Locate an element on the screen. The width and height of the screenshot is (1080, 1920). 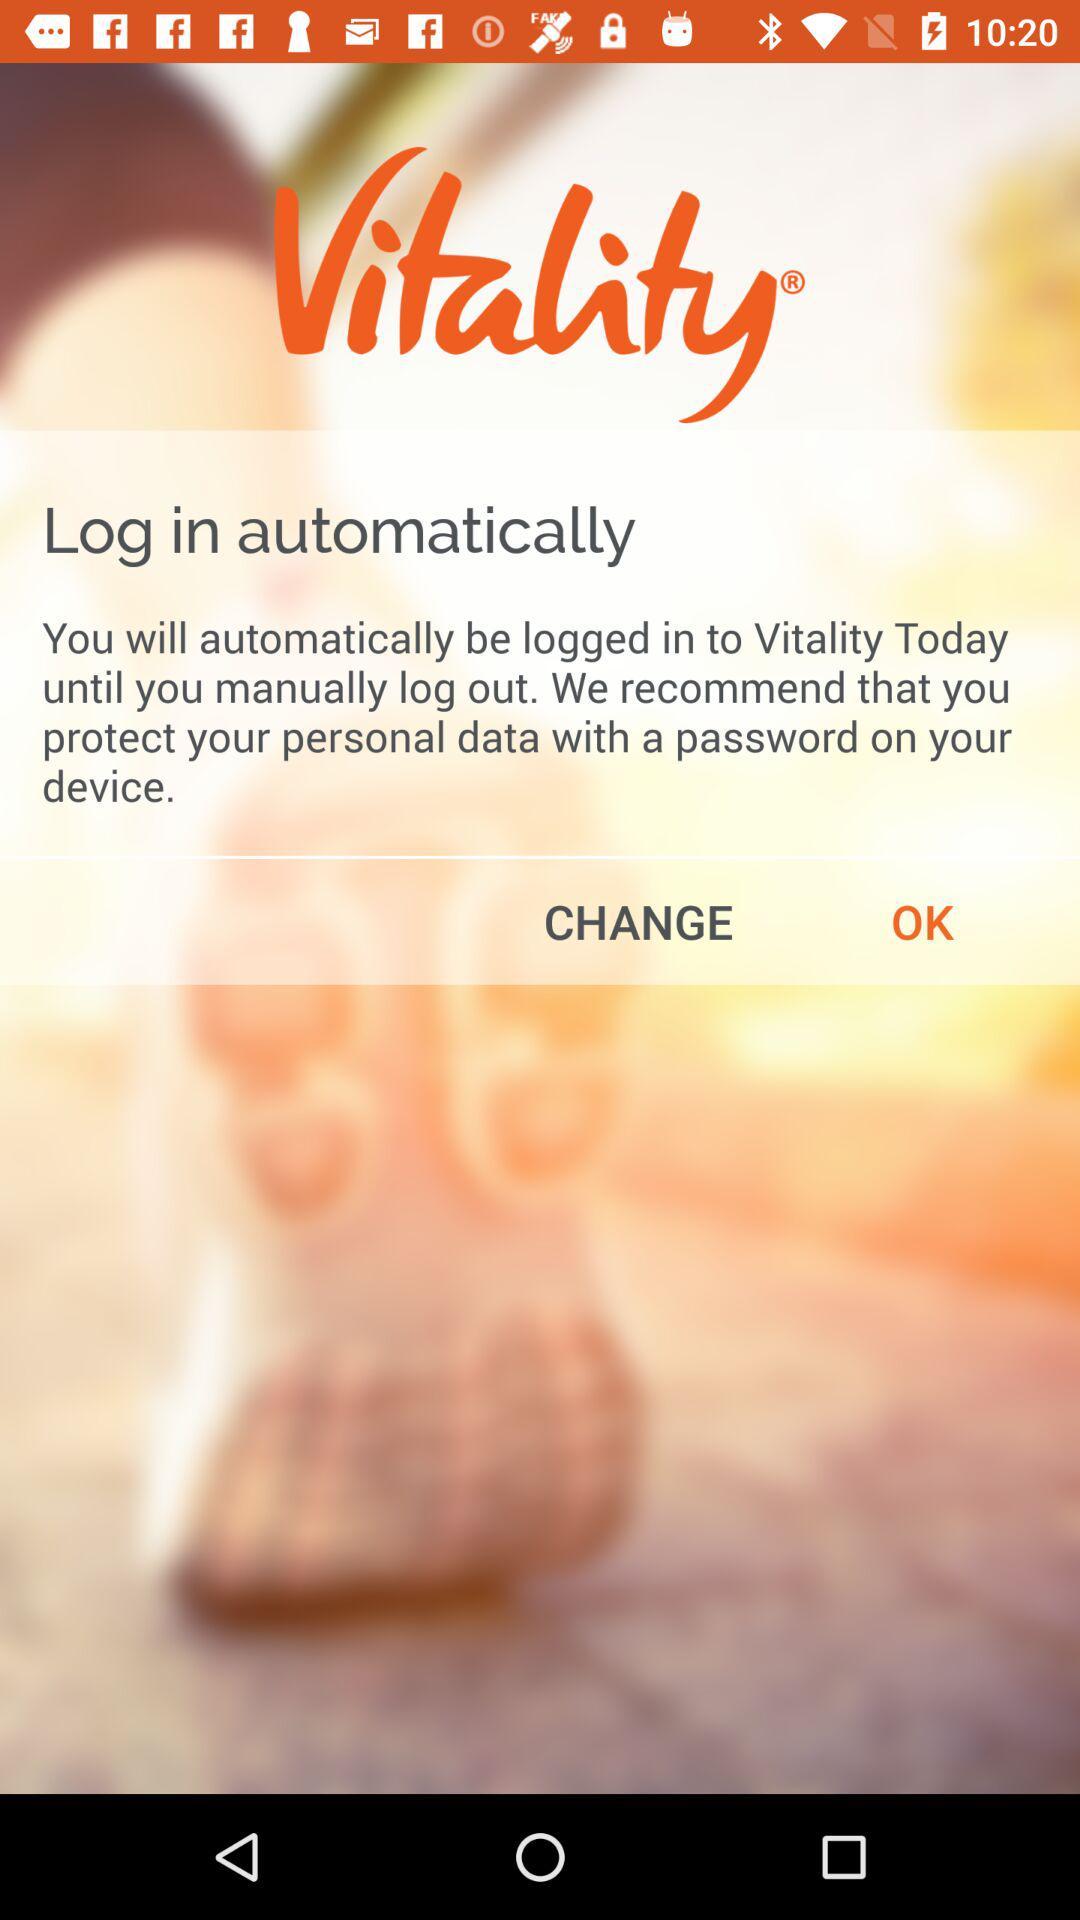
ok is located at coordinates (922, 920).